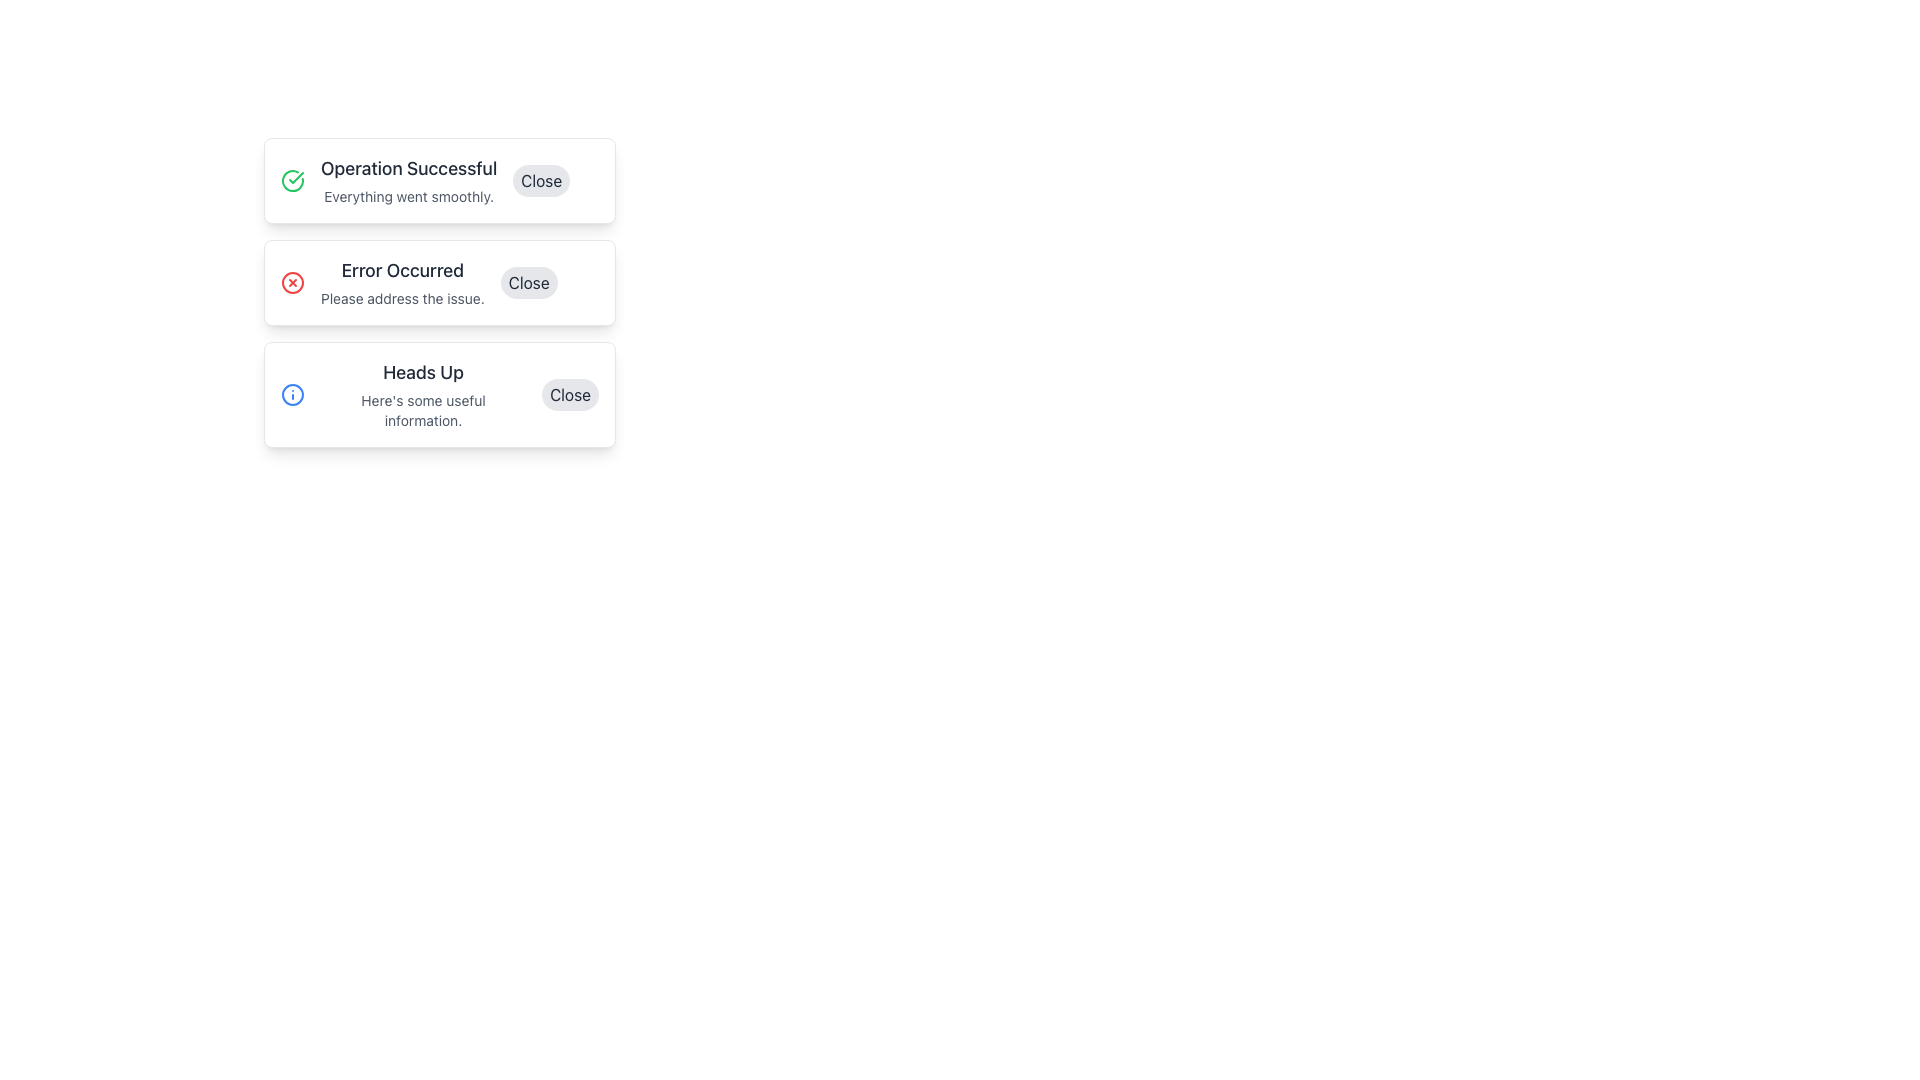  What do you see at coordinates (295, 176) in the screenshot?
I see `green checkmark component within the 'Operation Successful' notification bar, located in the SVG icon to the left of the text` at bounding box center [295, 176].